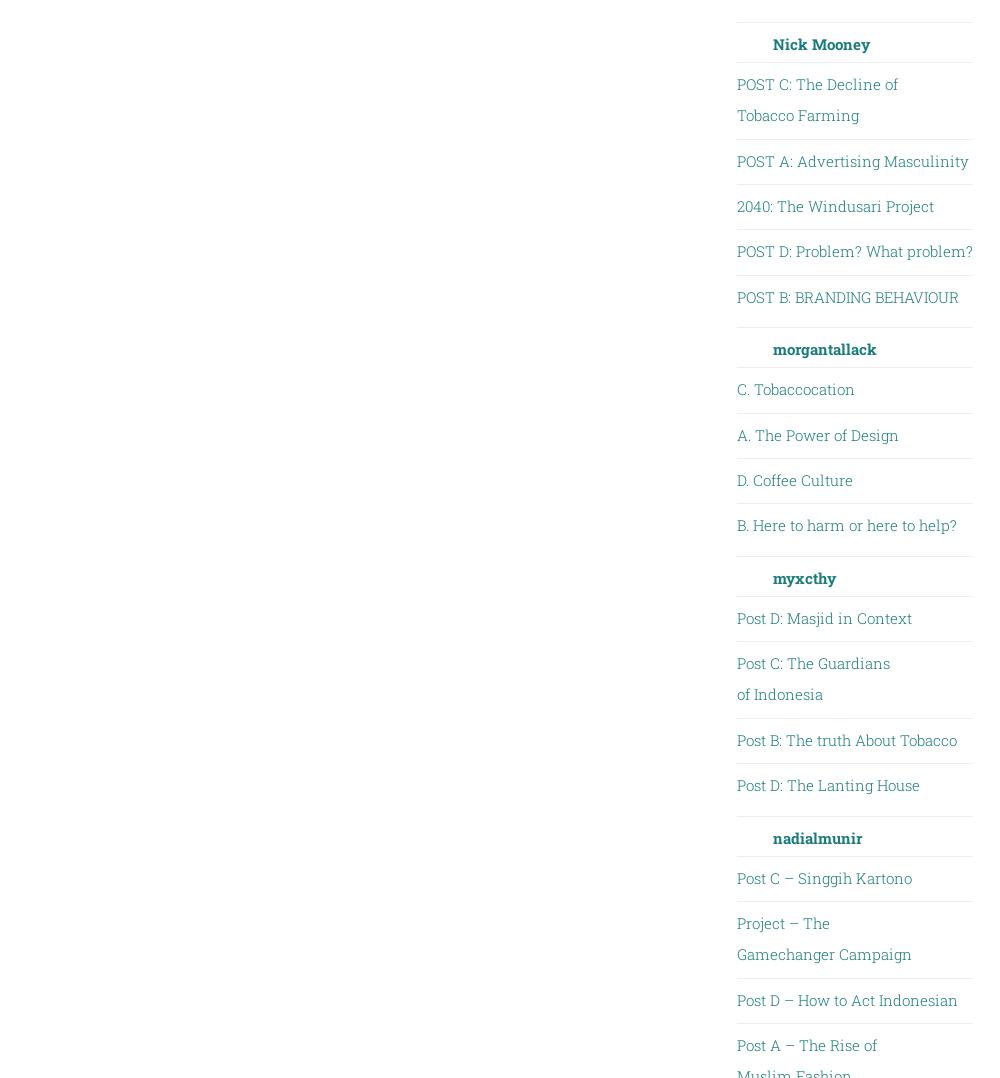 This screenshot has width=1000, height=1078. What do you see at coordinates (795, 388) in the screenshot?
I see `'C. Tobaccocation'` at bounding box center [795, 388].